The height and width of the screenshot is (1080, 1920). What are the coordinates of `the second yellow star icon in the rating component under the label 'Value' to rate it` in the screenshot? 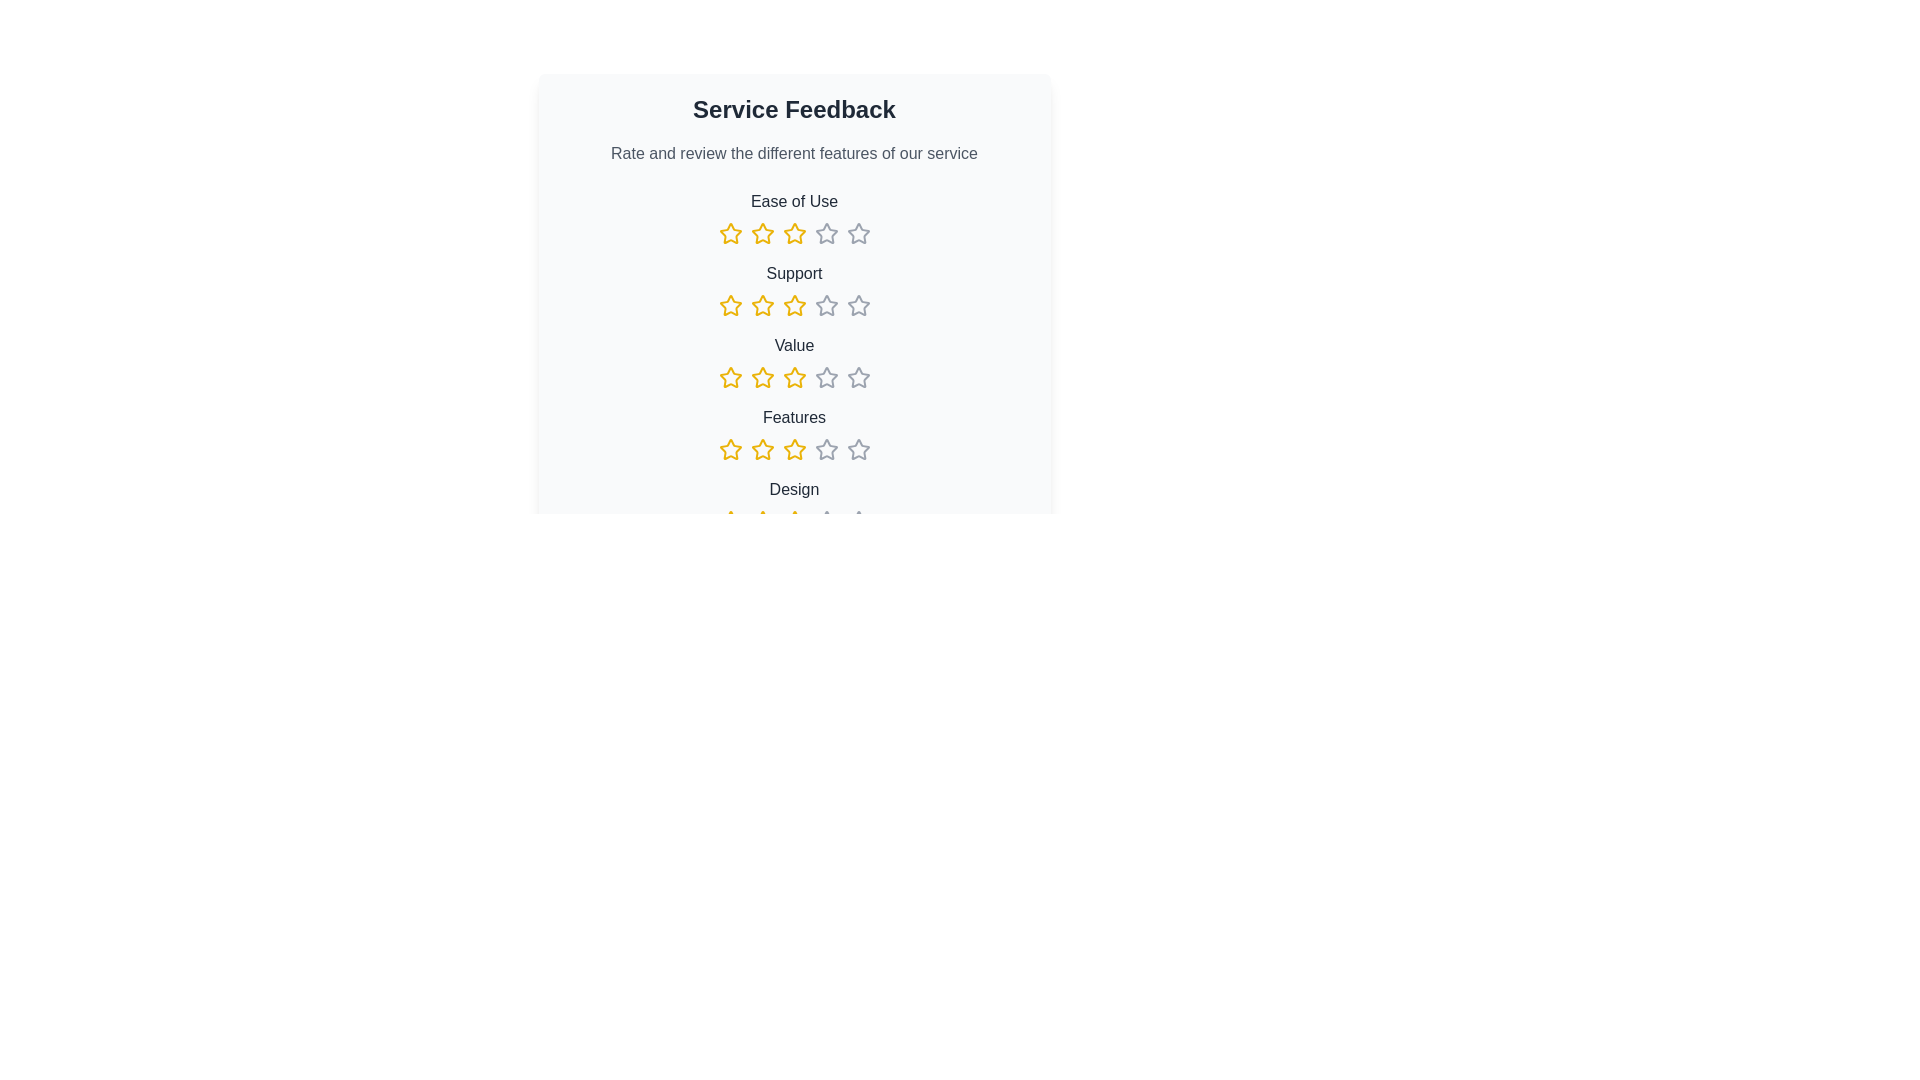 It's located at (729, 377).